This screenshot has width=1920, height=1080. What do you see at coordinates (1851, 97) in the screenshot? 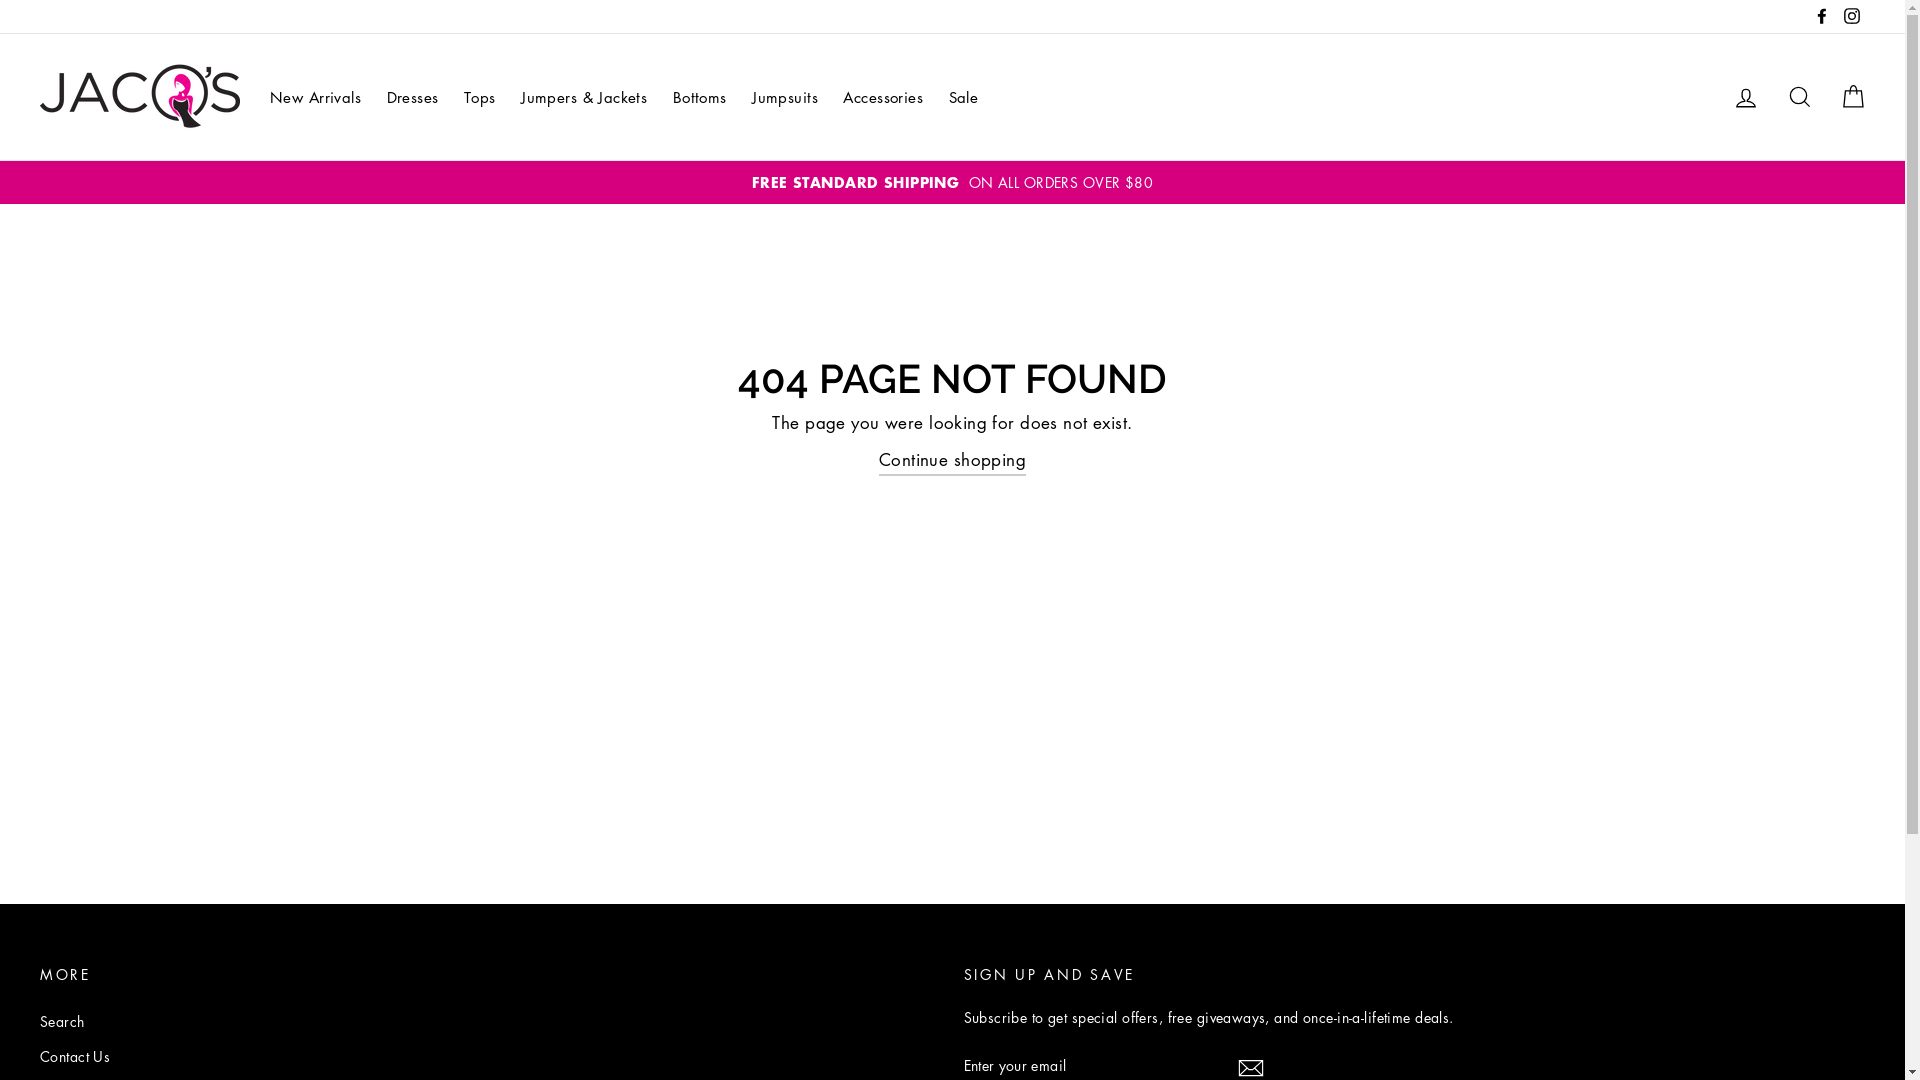
I see `'Cart'` at bounding box center [1851, 97].